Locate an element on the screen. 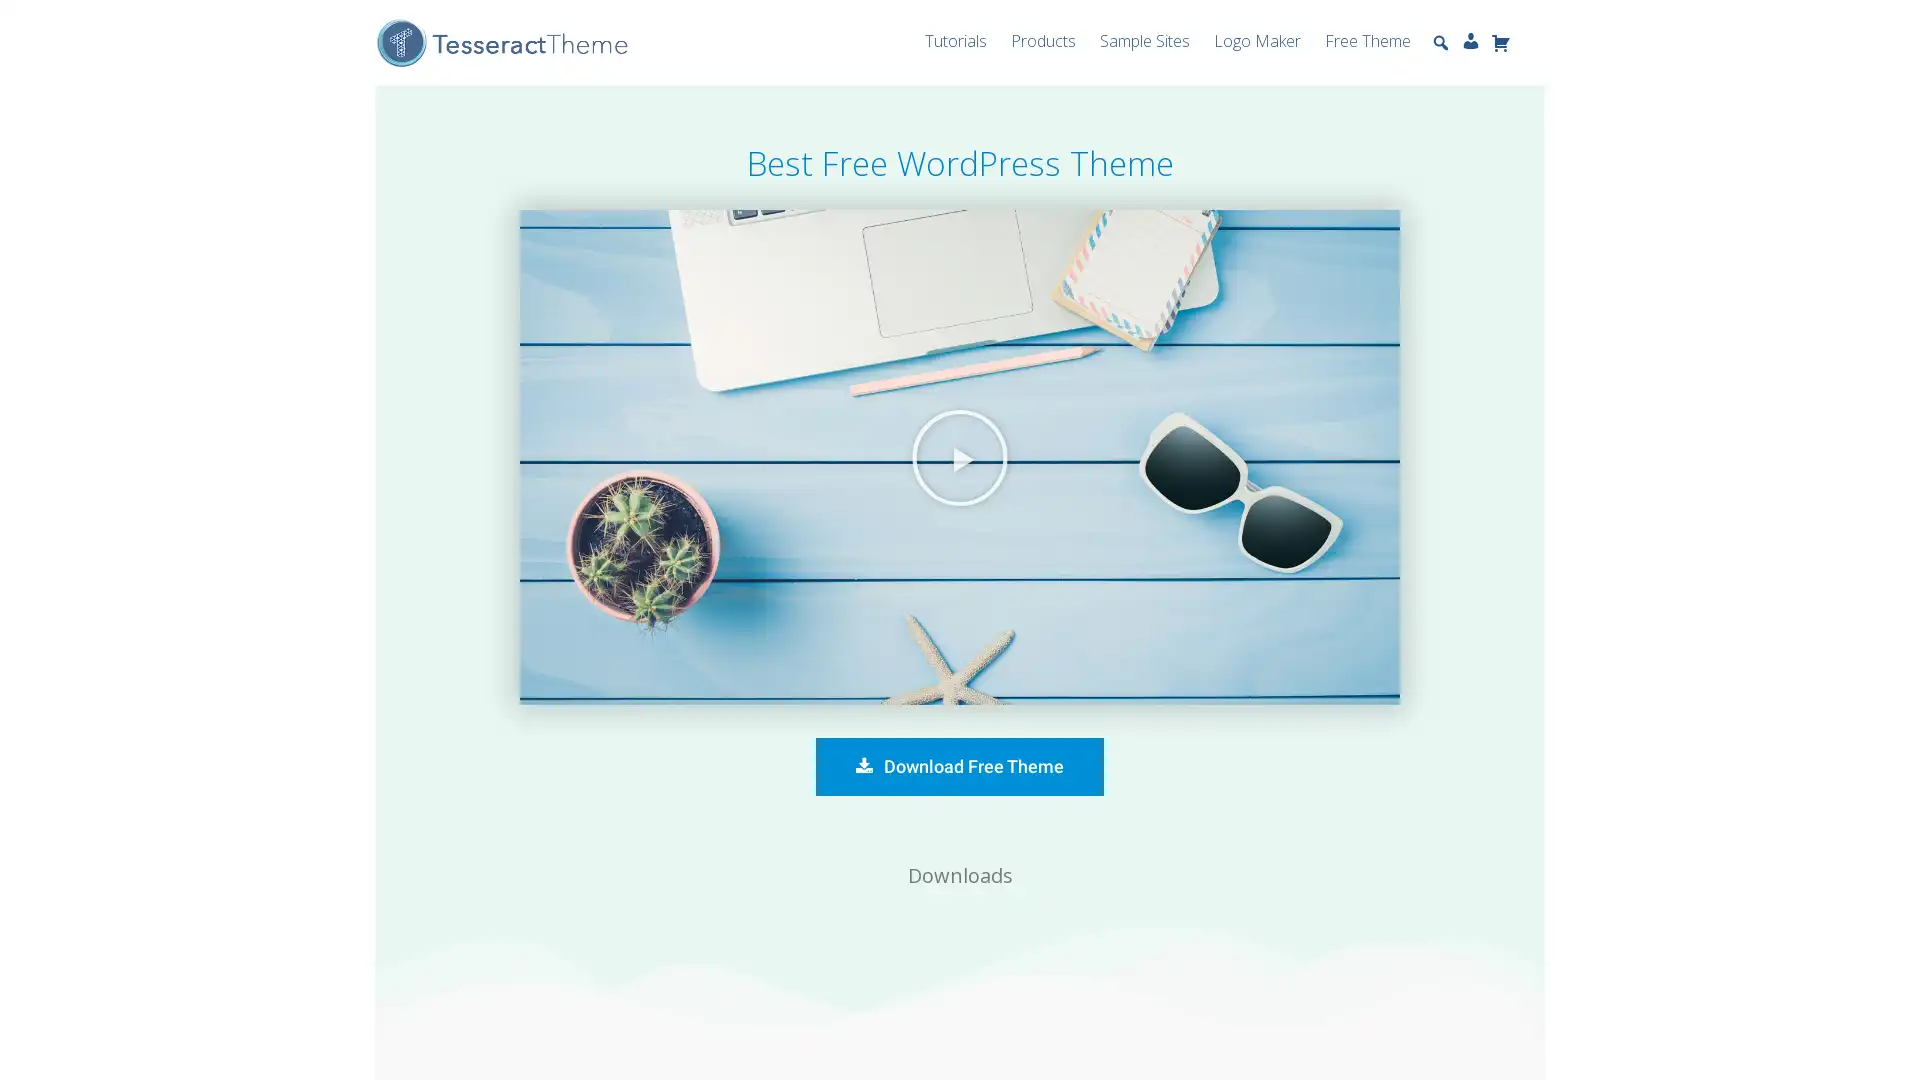 This screenshot has height=1080, width=1920. Play Video is located at coordinates (960, 456).